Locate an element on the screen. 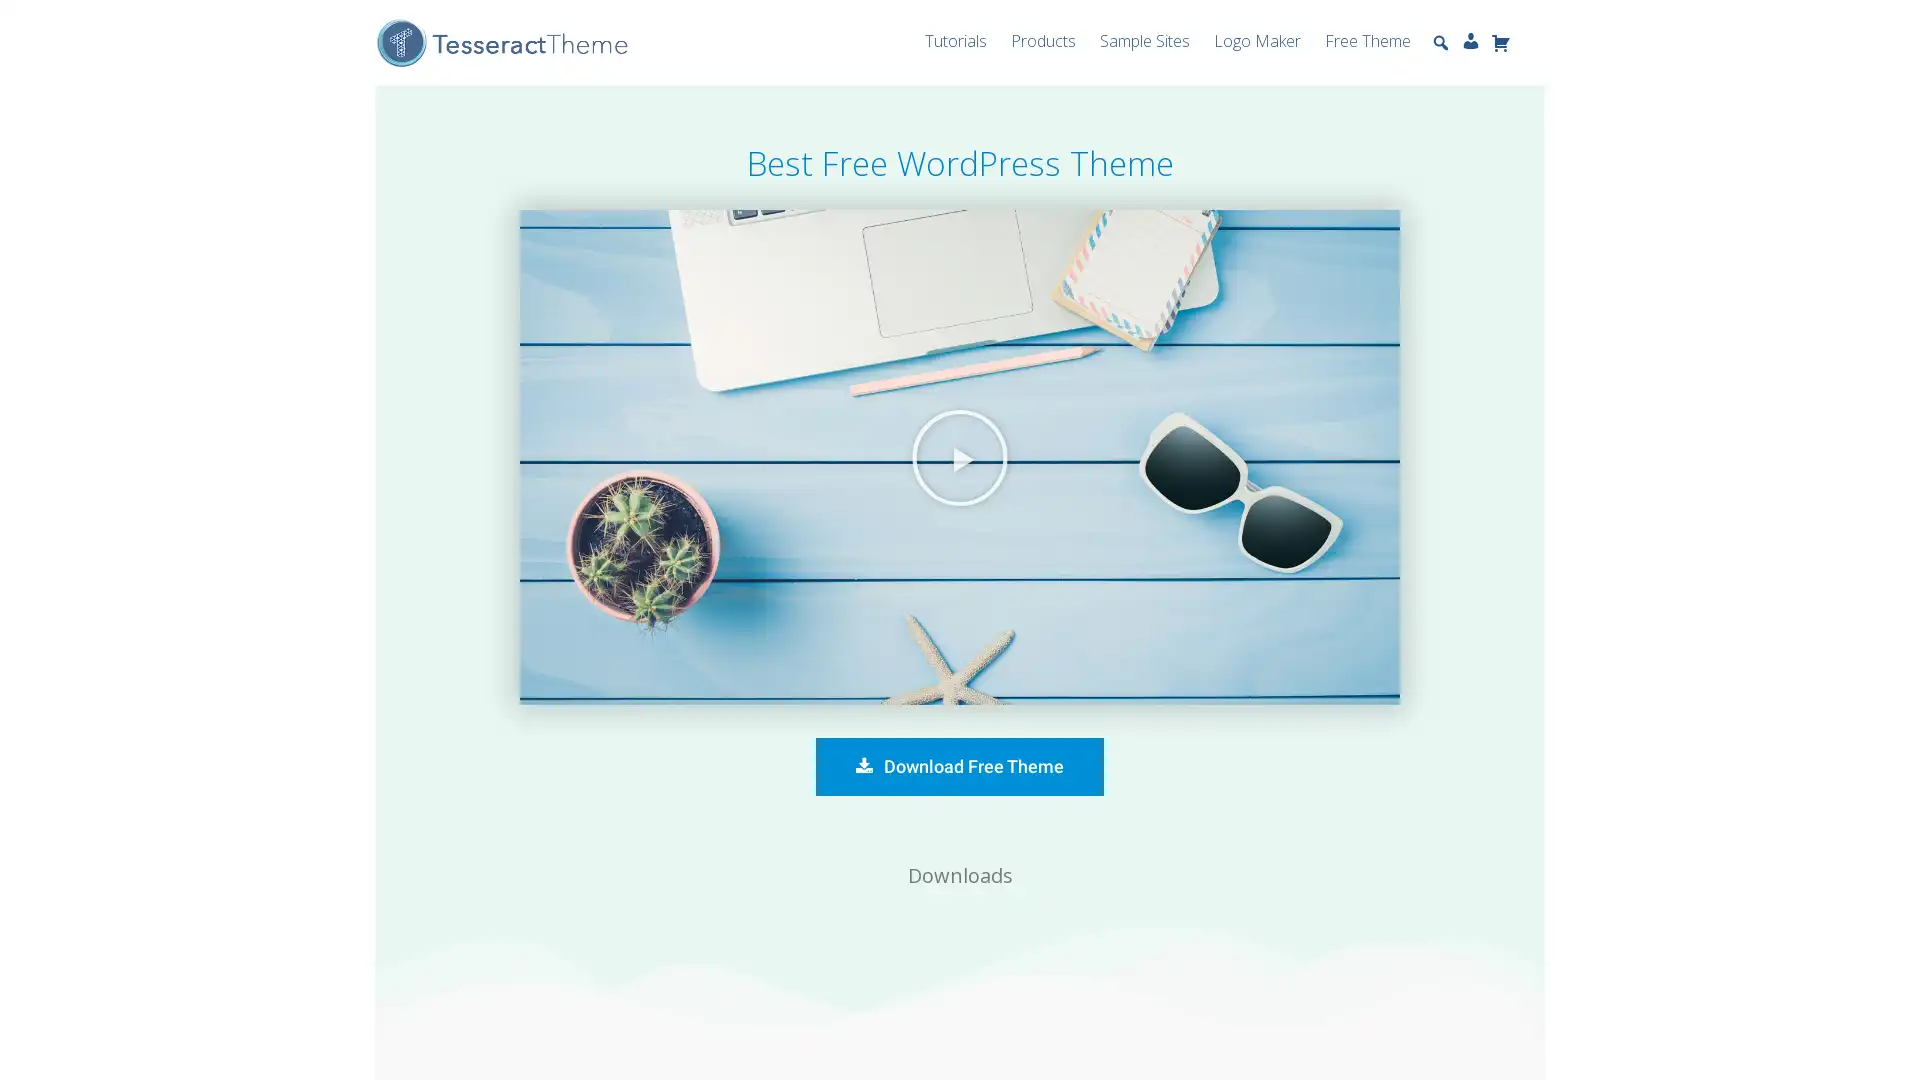 This screenshot has height=1080, width=1920. Play Video is located at coordinates (960, 456).